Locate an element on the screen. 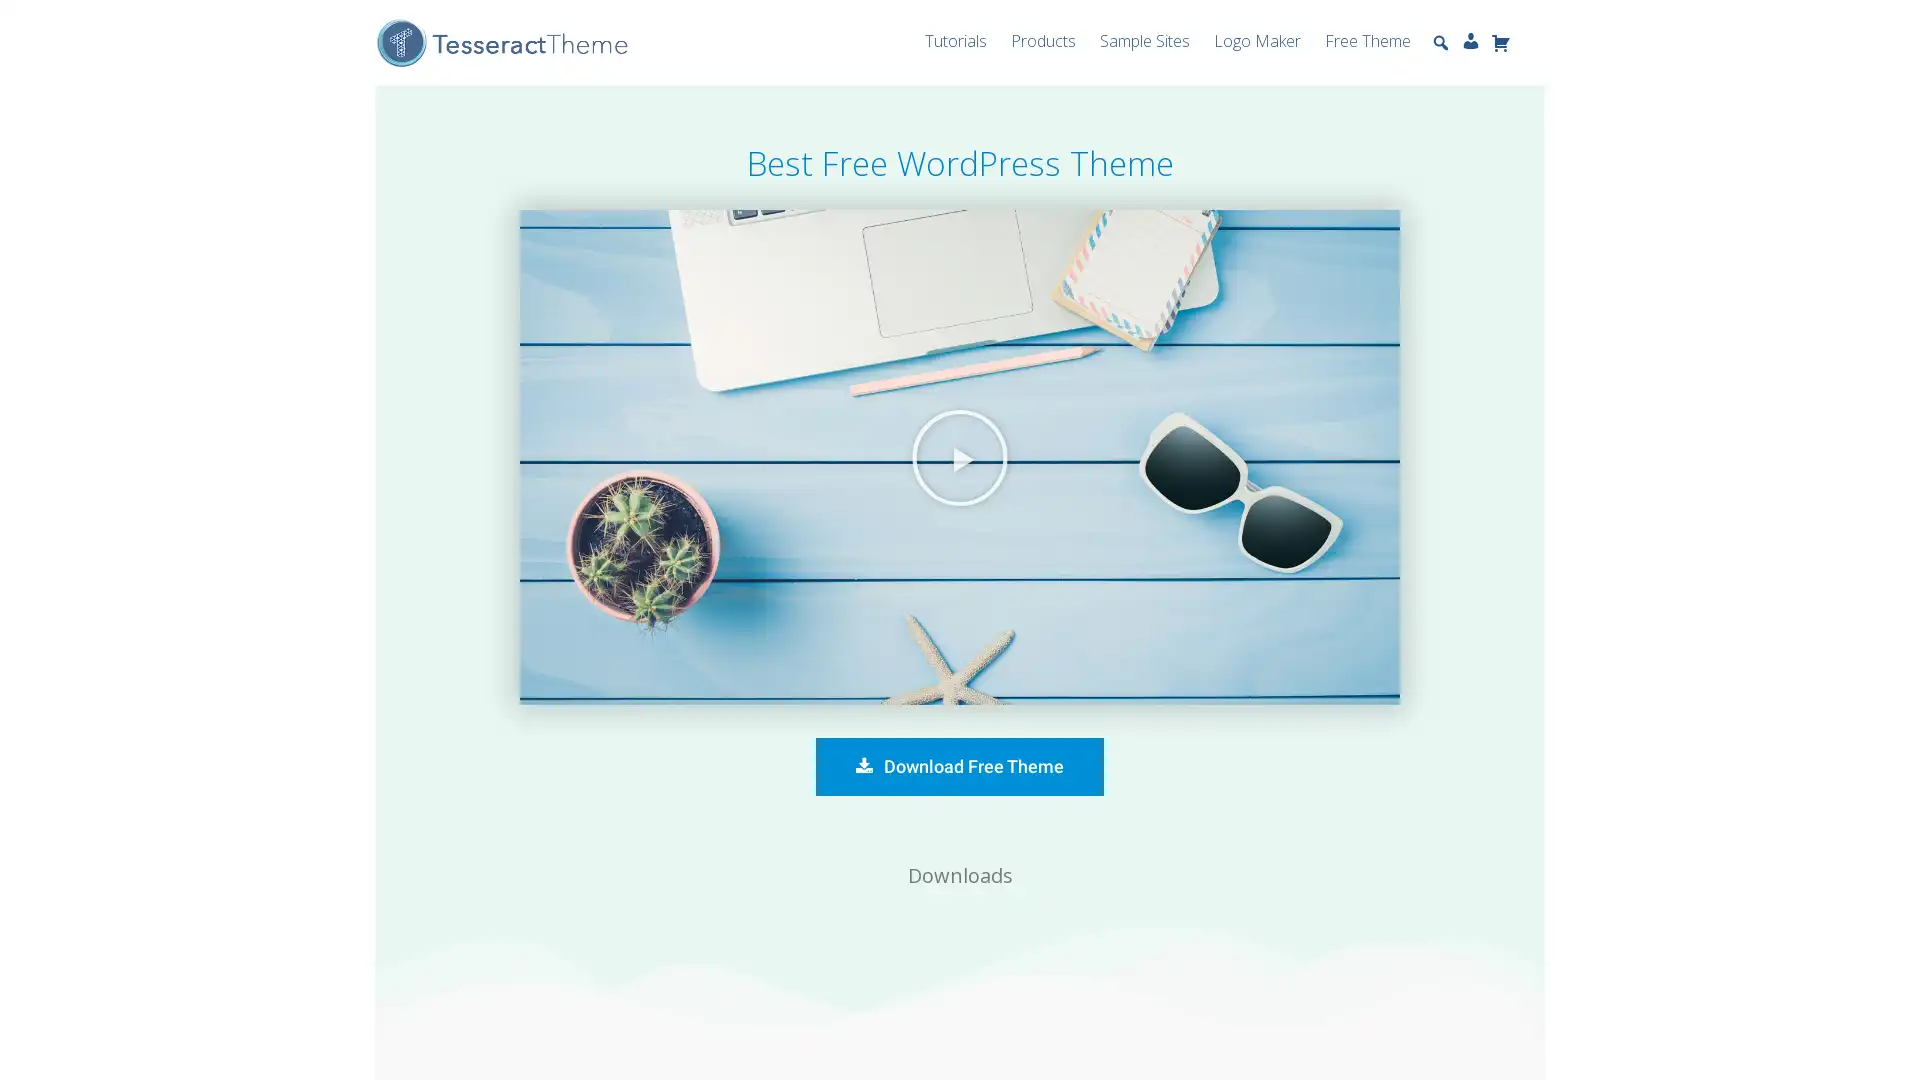 This screenshot has height=1080, width=1920. Play Video is located at coordinates (960, 456).